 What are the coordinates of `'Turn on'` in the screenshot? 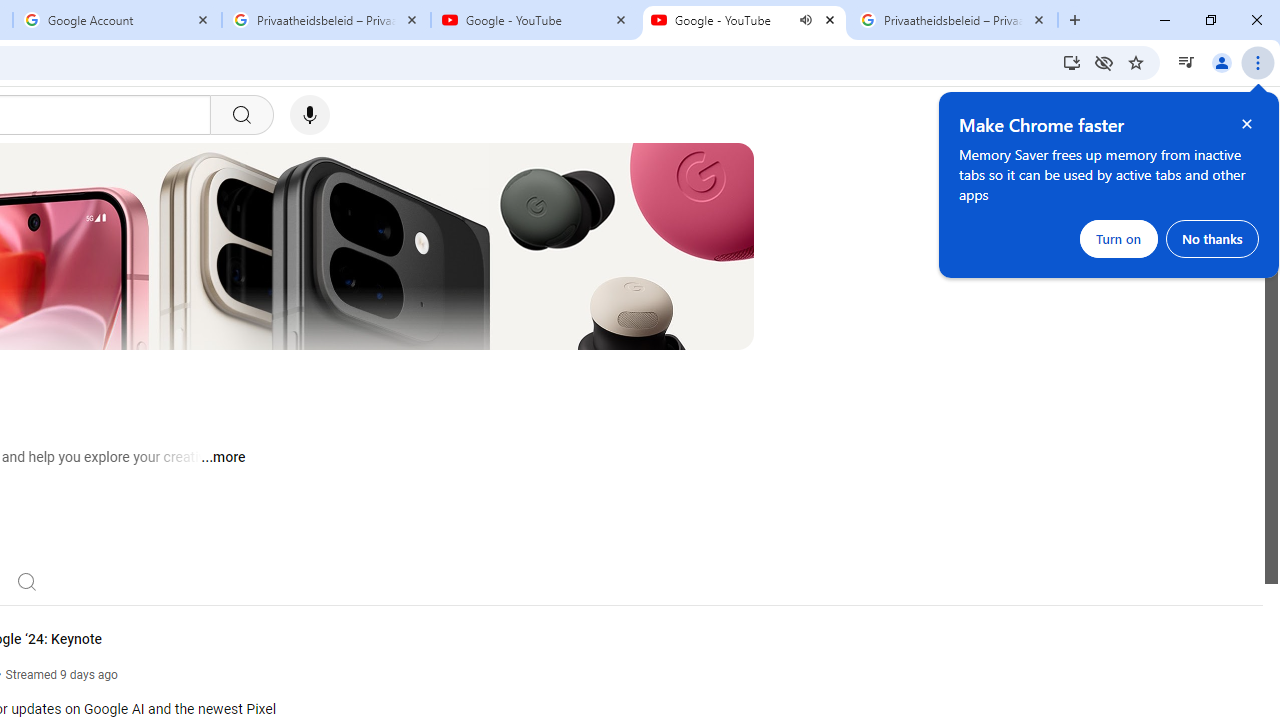 It's located at (1118, 238).